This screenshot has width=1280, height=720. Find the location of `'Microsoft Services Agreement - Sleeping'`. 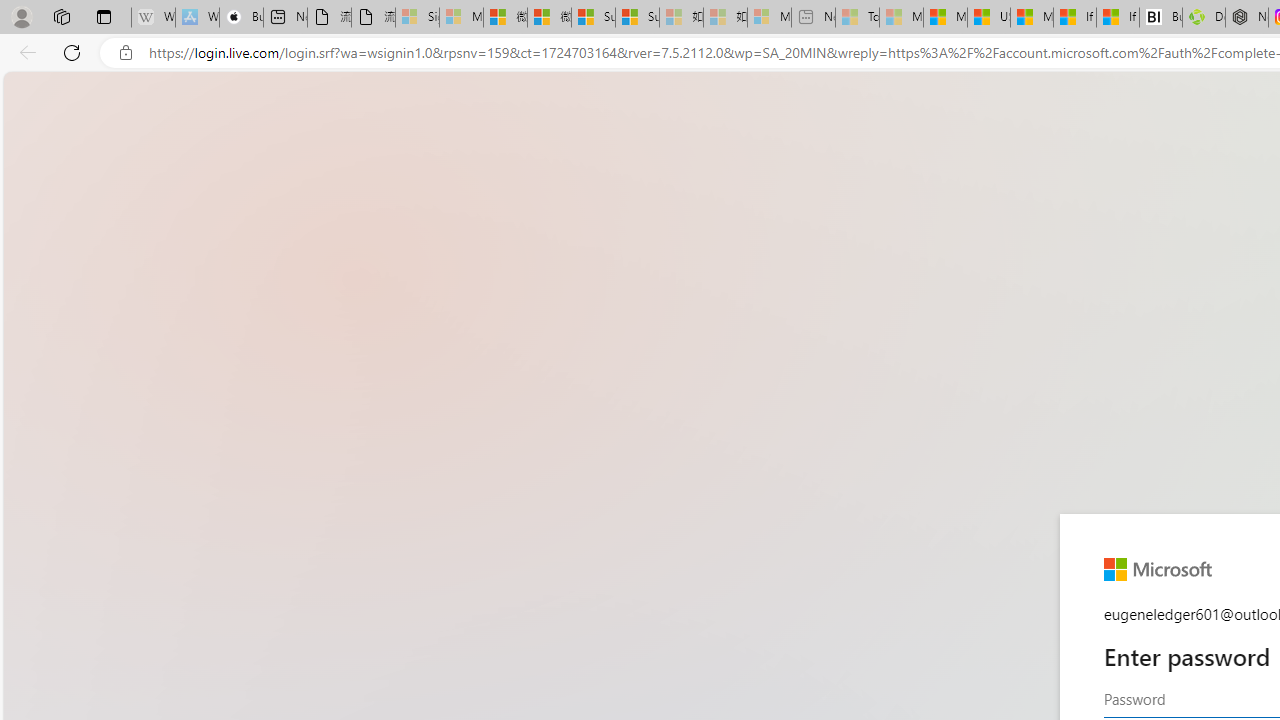

'Microsoft Services Agreement - Sleeping' is located at coordinates (460, 17).